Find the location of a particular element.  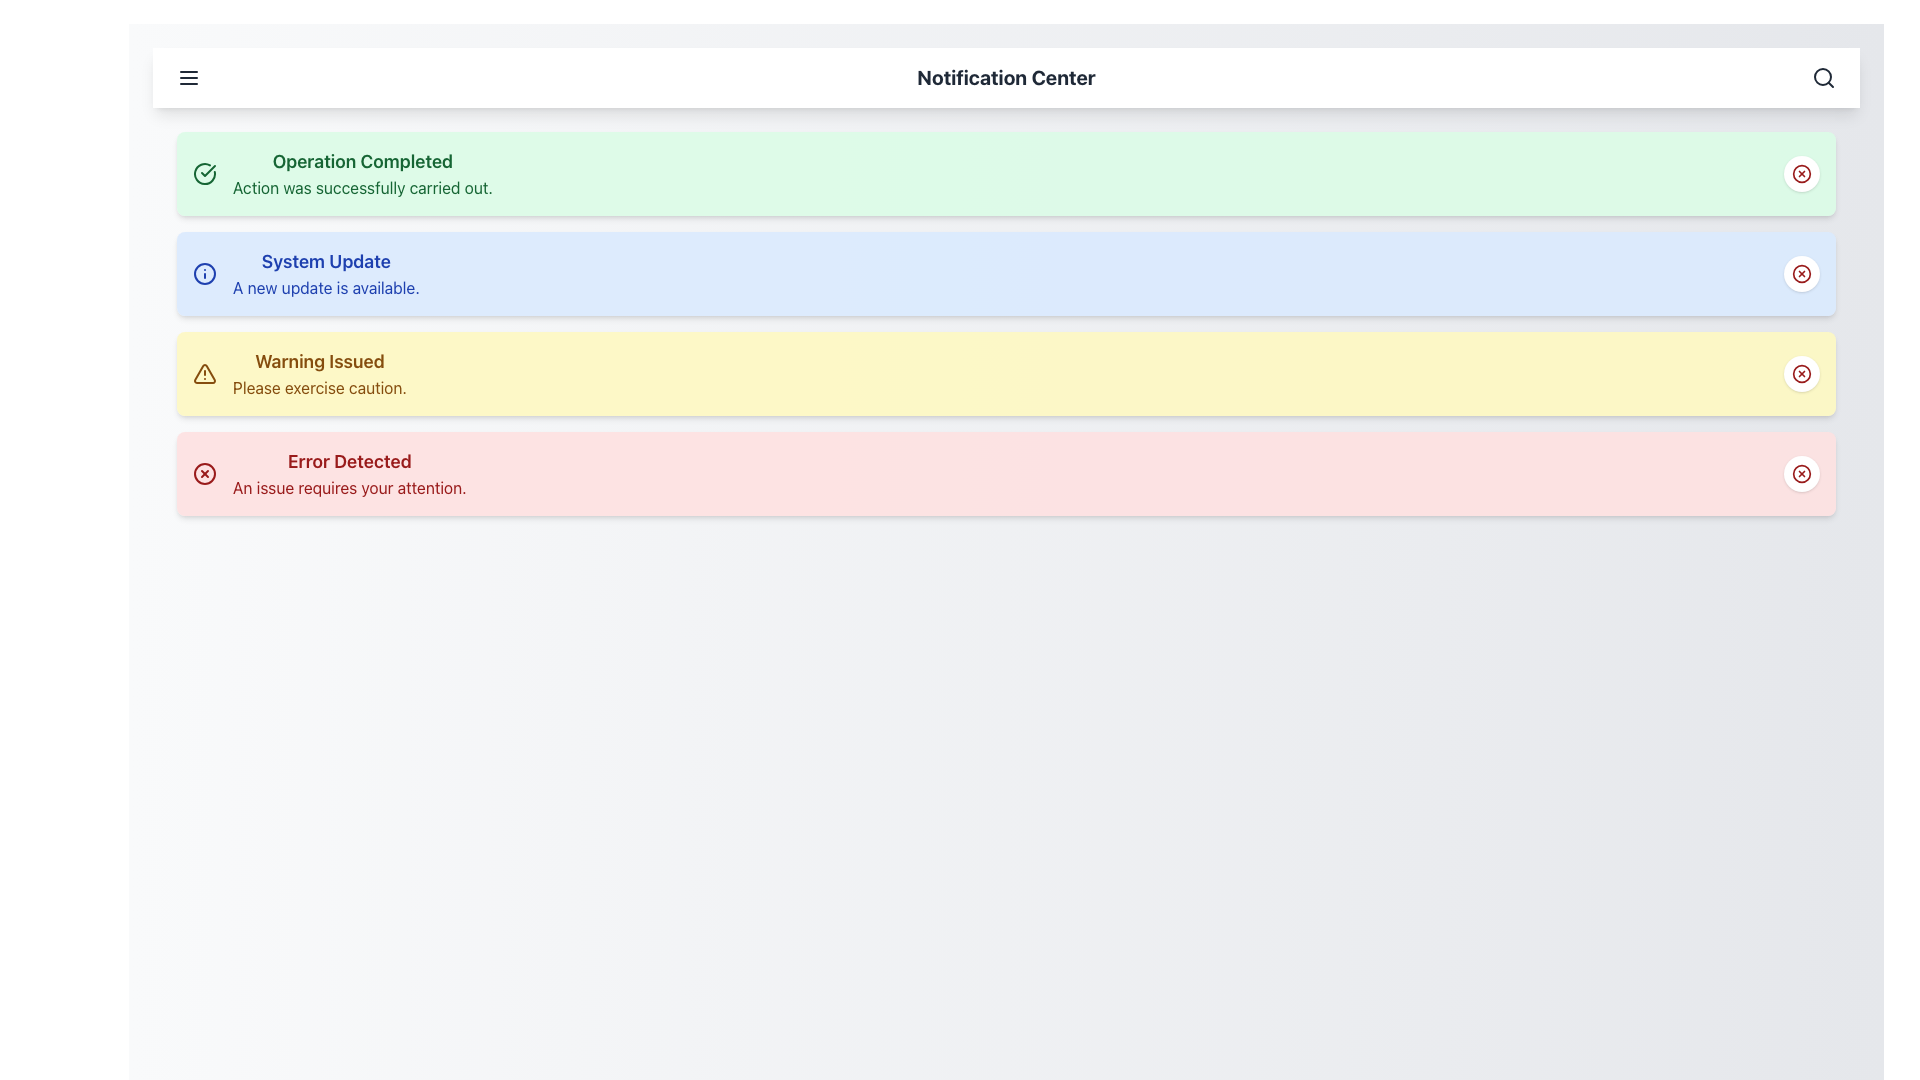

the static text label that displays the message 'Warning Issued' within the notification box that has a yellow background and is the third in the list of notifications is located at coordinates (318, 362).